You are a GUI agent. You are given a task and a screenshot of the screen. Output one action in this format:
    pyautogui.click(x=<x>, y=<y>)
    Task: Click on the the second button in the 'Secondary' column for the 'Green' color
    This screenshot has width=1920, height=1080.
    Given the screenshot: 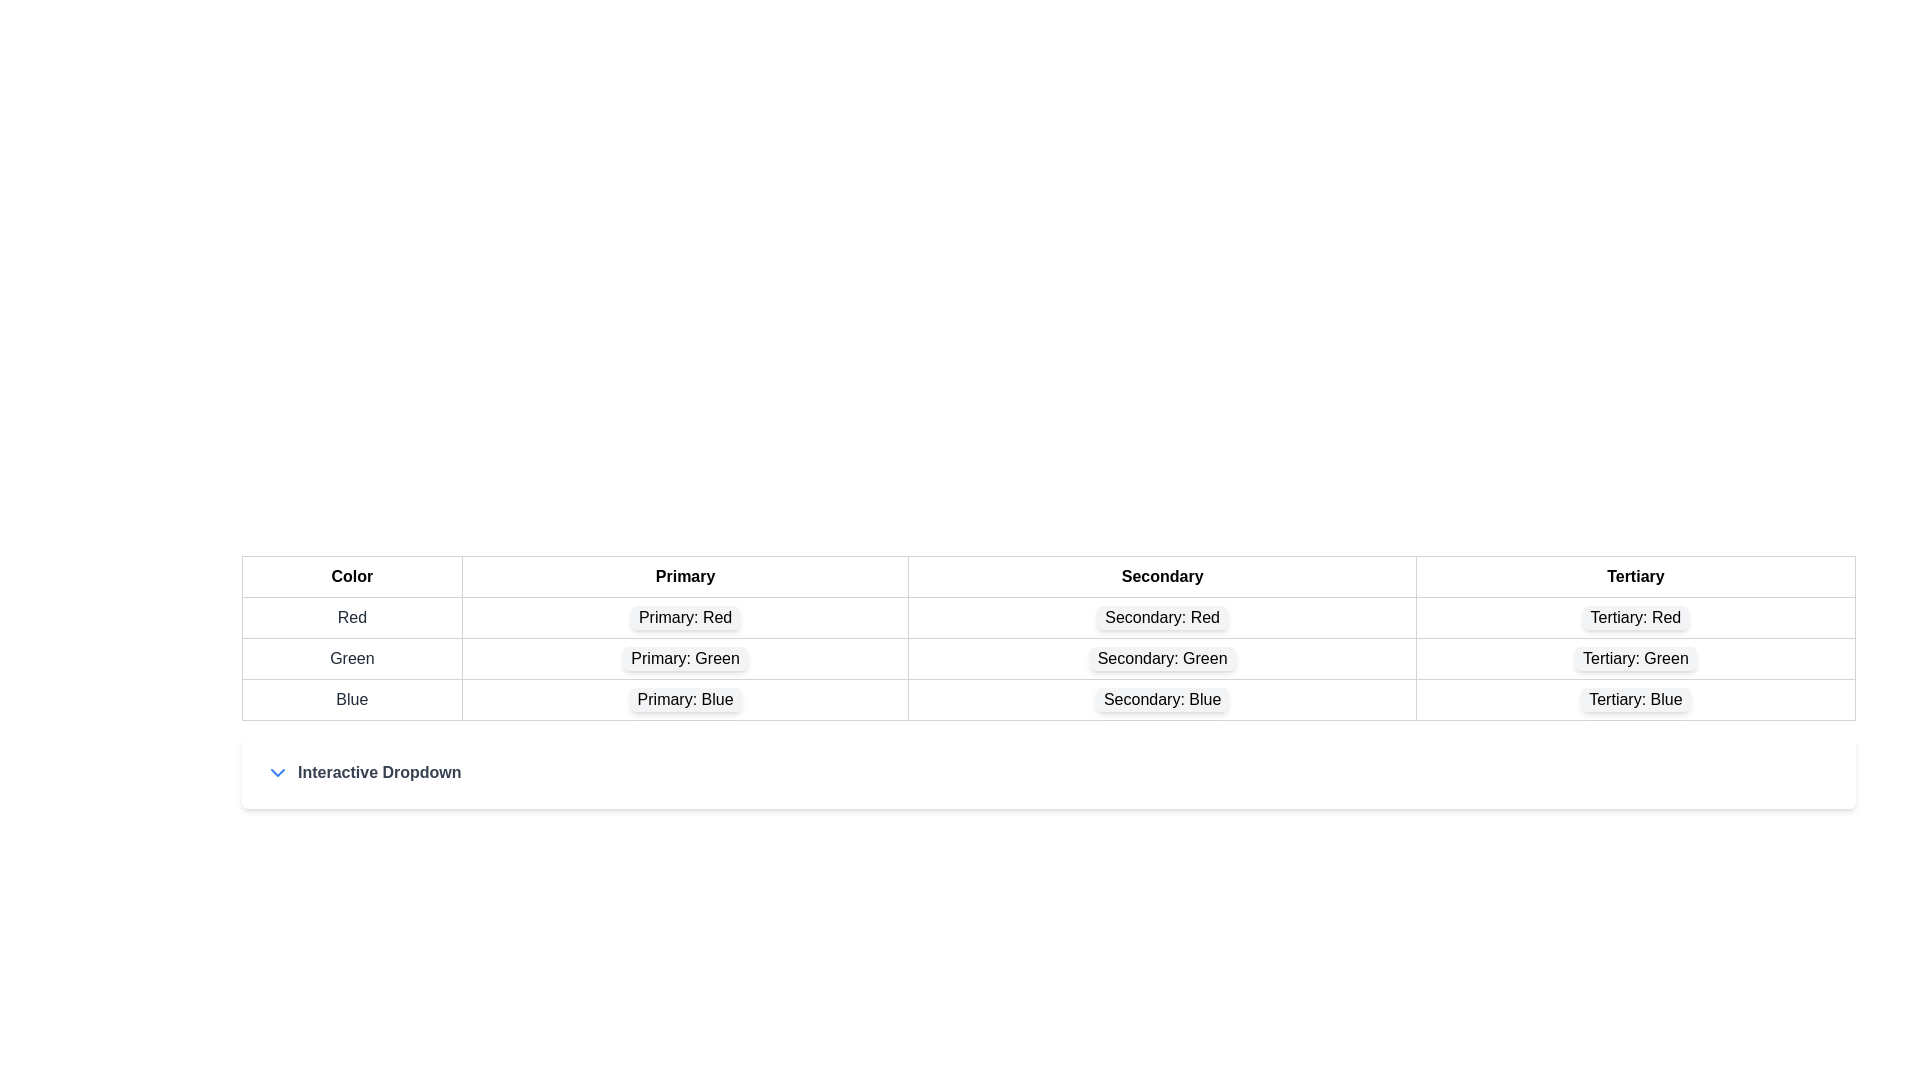 What is the action you would take?
    pyautogui.click(x=1162, y=659)
    